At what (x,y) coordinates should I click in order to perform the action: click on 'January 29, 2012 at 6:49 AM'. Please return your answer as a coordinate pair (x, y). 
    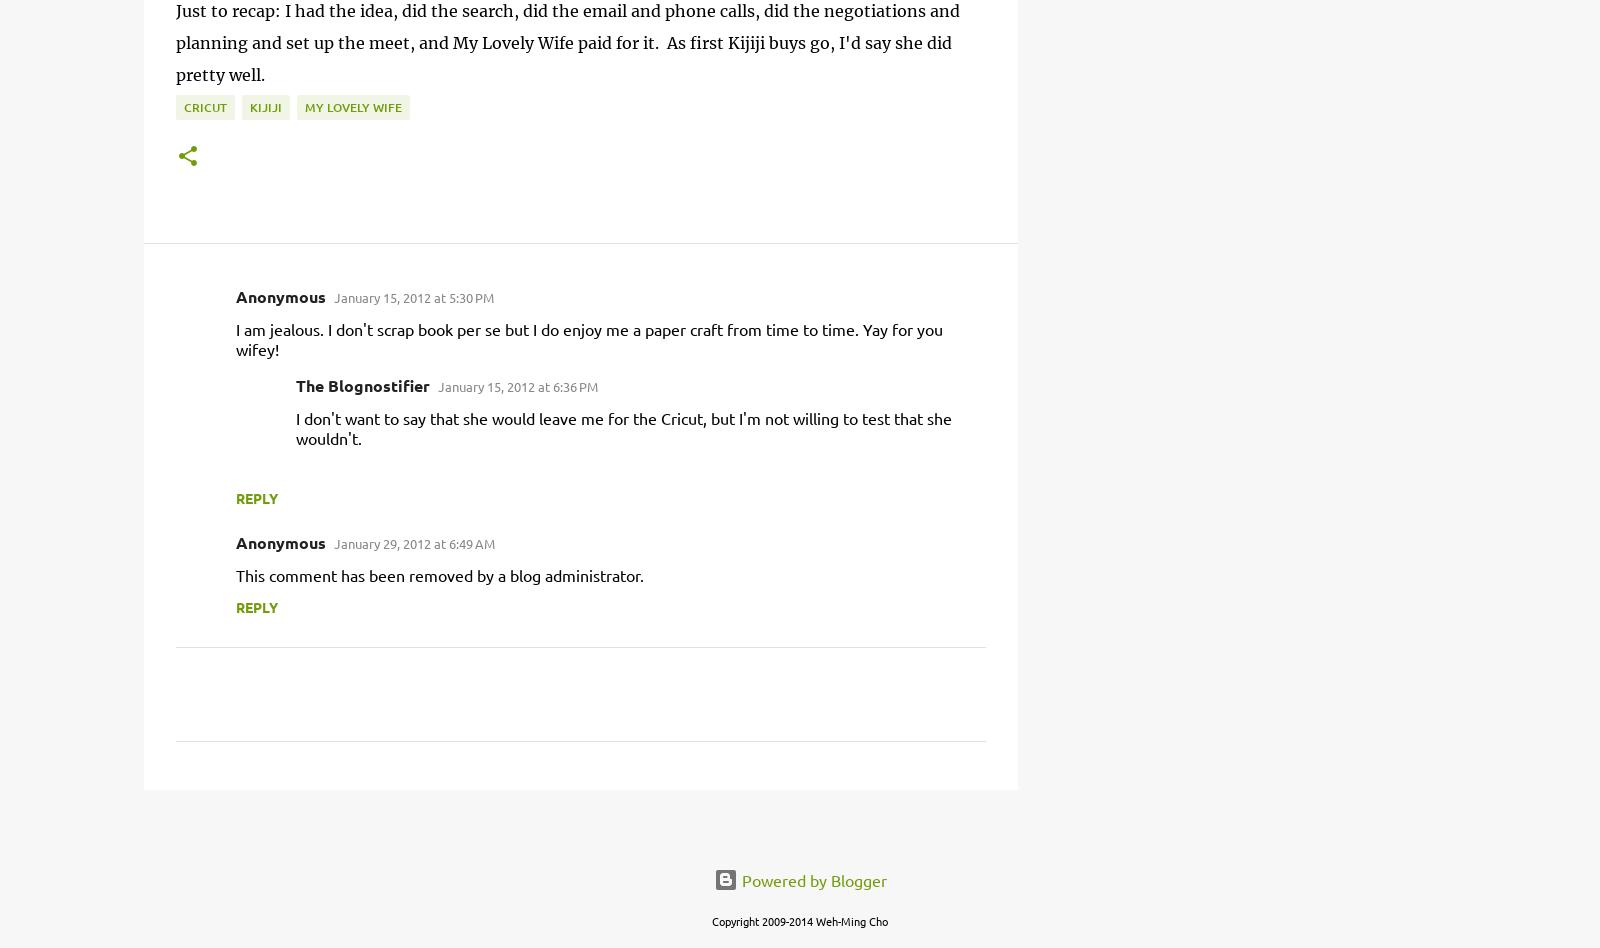
    Looking at the image, I should click on (413, 543).